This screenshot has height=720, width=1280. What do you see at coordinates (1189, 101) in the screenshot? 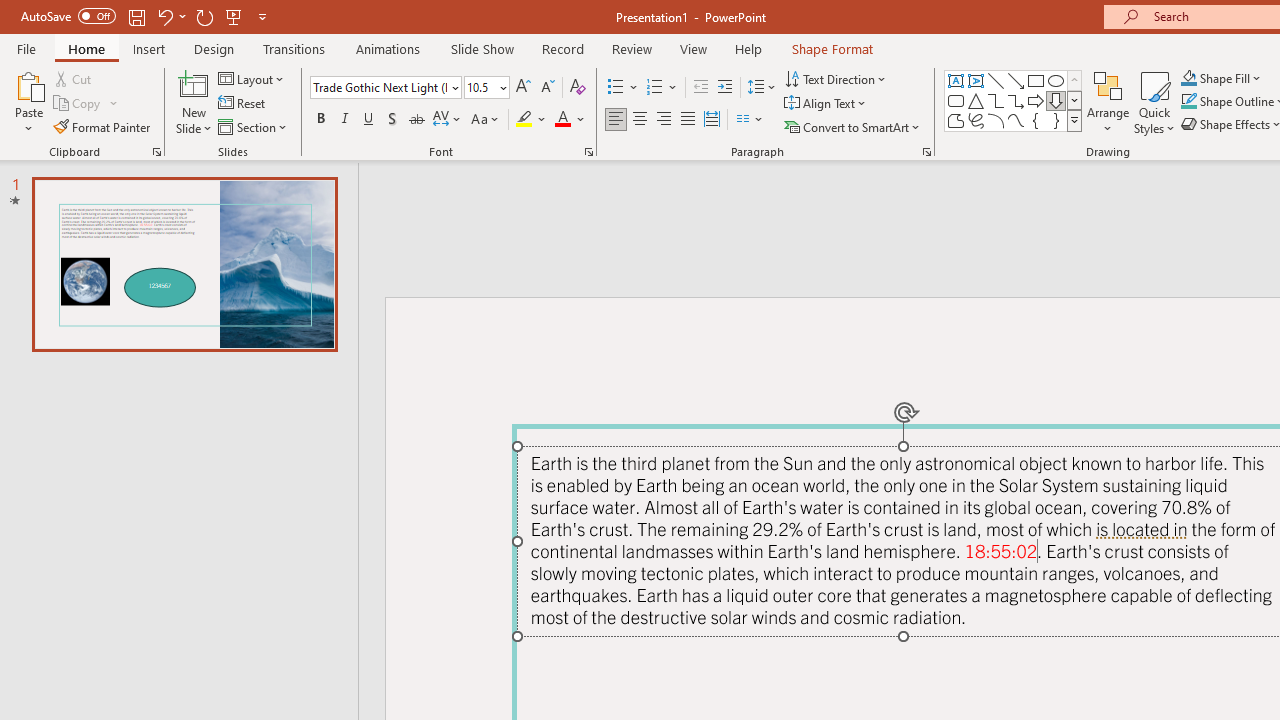
I see `'Shape Outline Teal, Accent 1'` at bounding box center [1189, 101].